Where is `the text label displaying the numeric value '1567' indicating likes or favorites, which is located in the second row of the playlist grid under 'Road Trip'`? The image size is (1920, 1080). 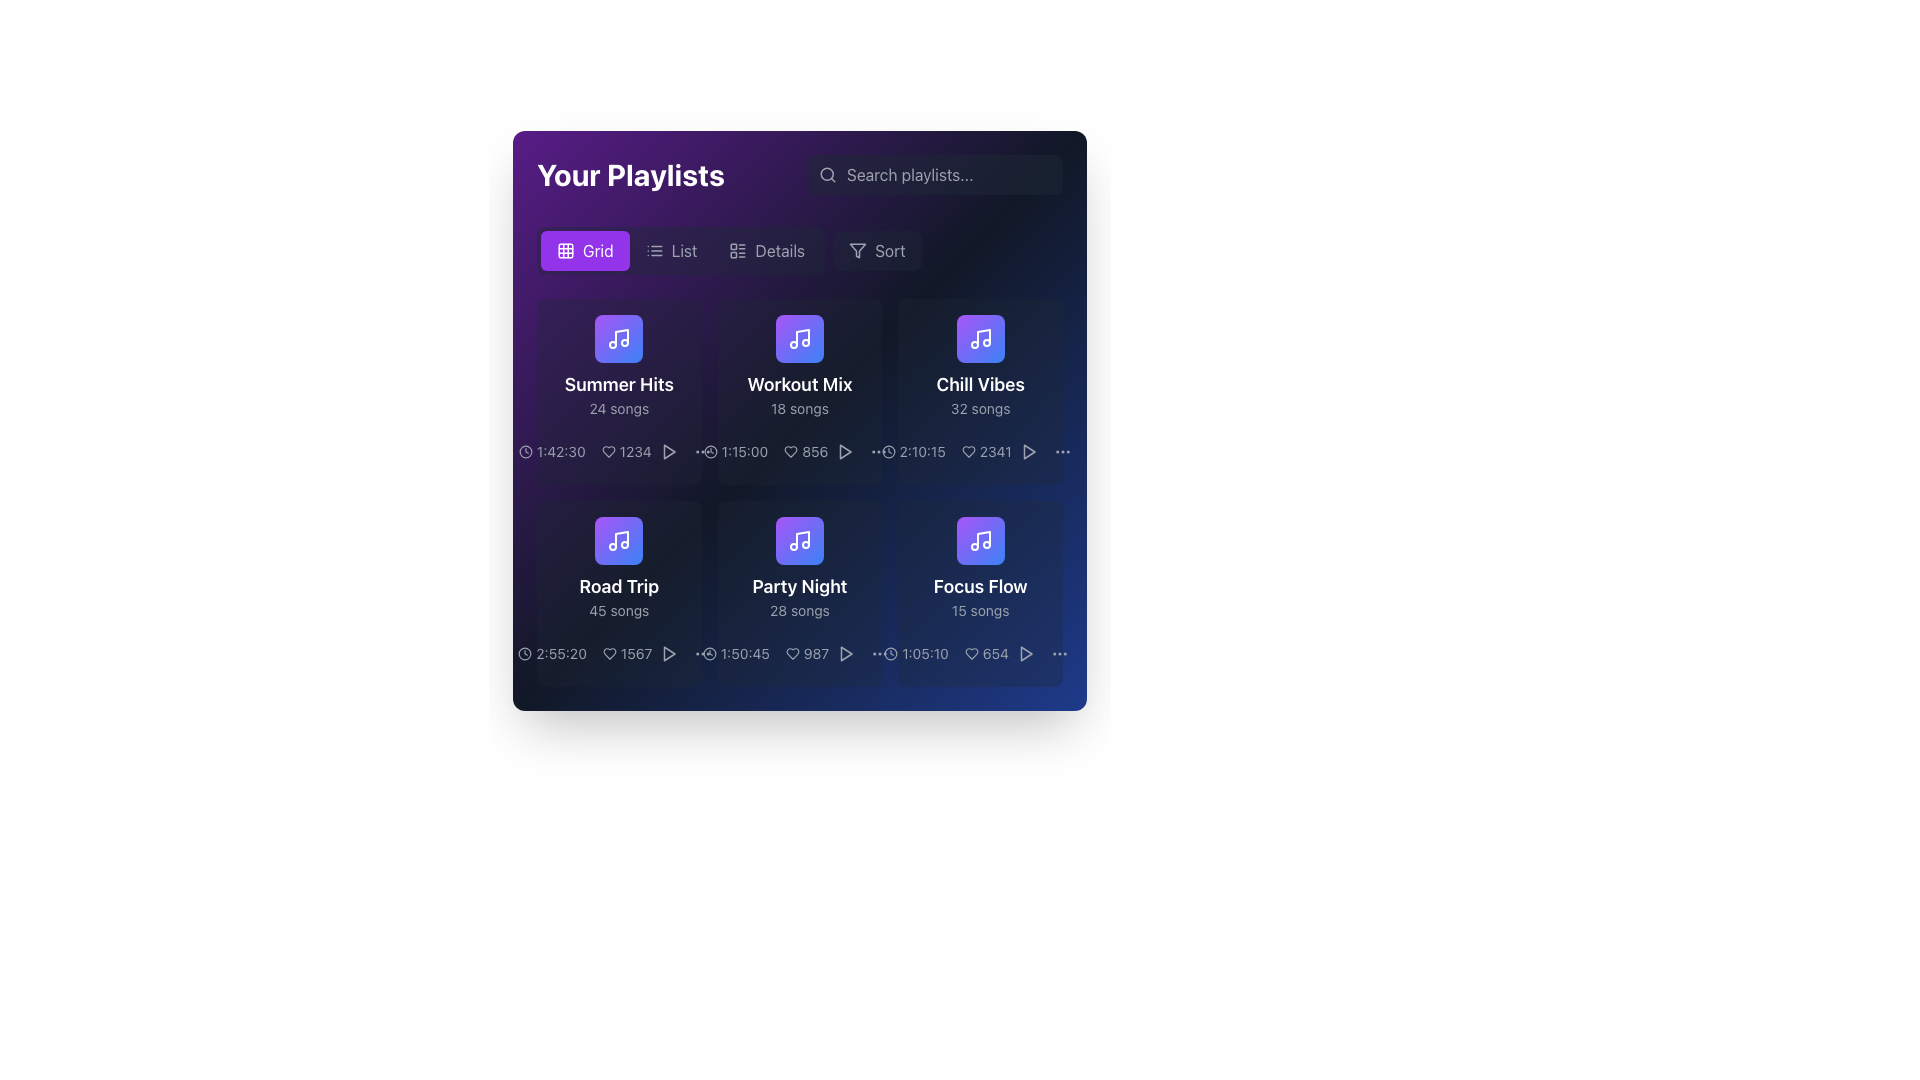 the text label displaying the numeric value '1567' indicating likes or favorites, which is located in the second row of the playlist grid under 'Road Trip' is located at coordinates (626, 654).